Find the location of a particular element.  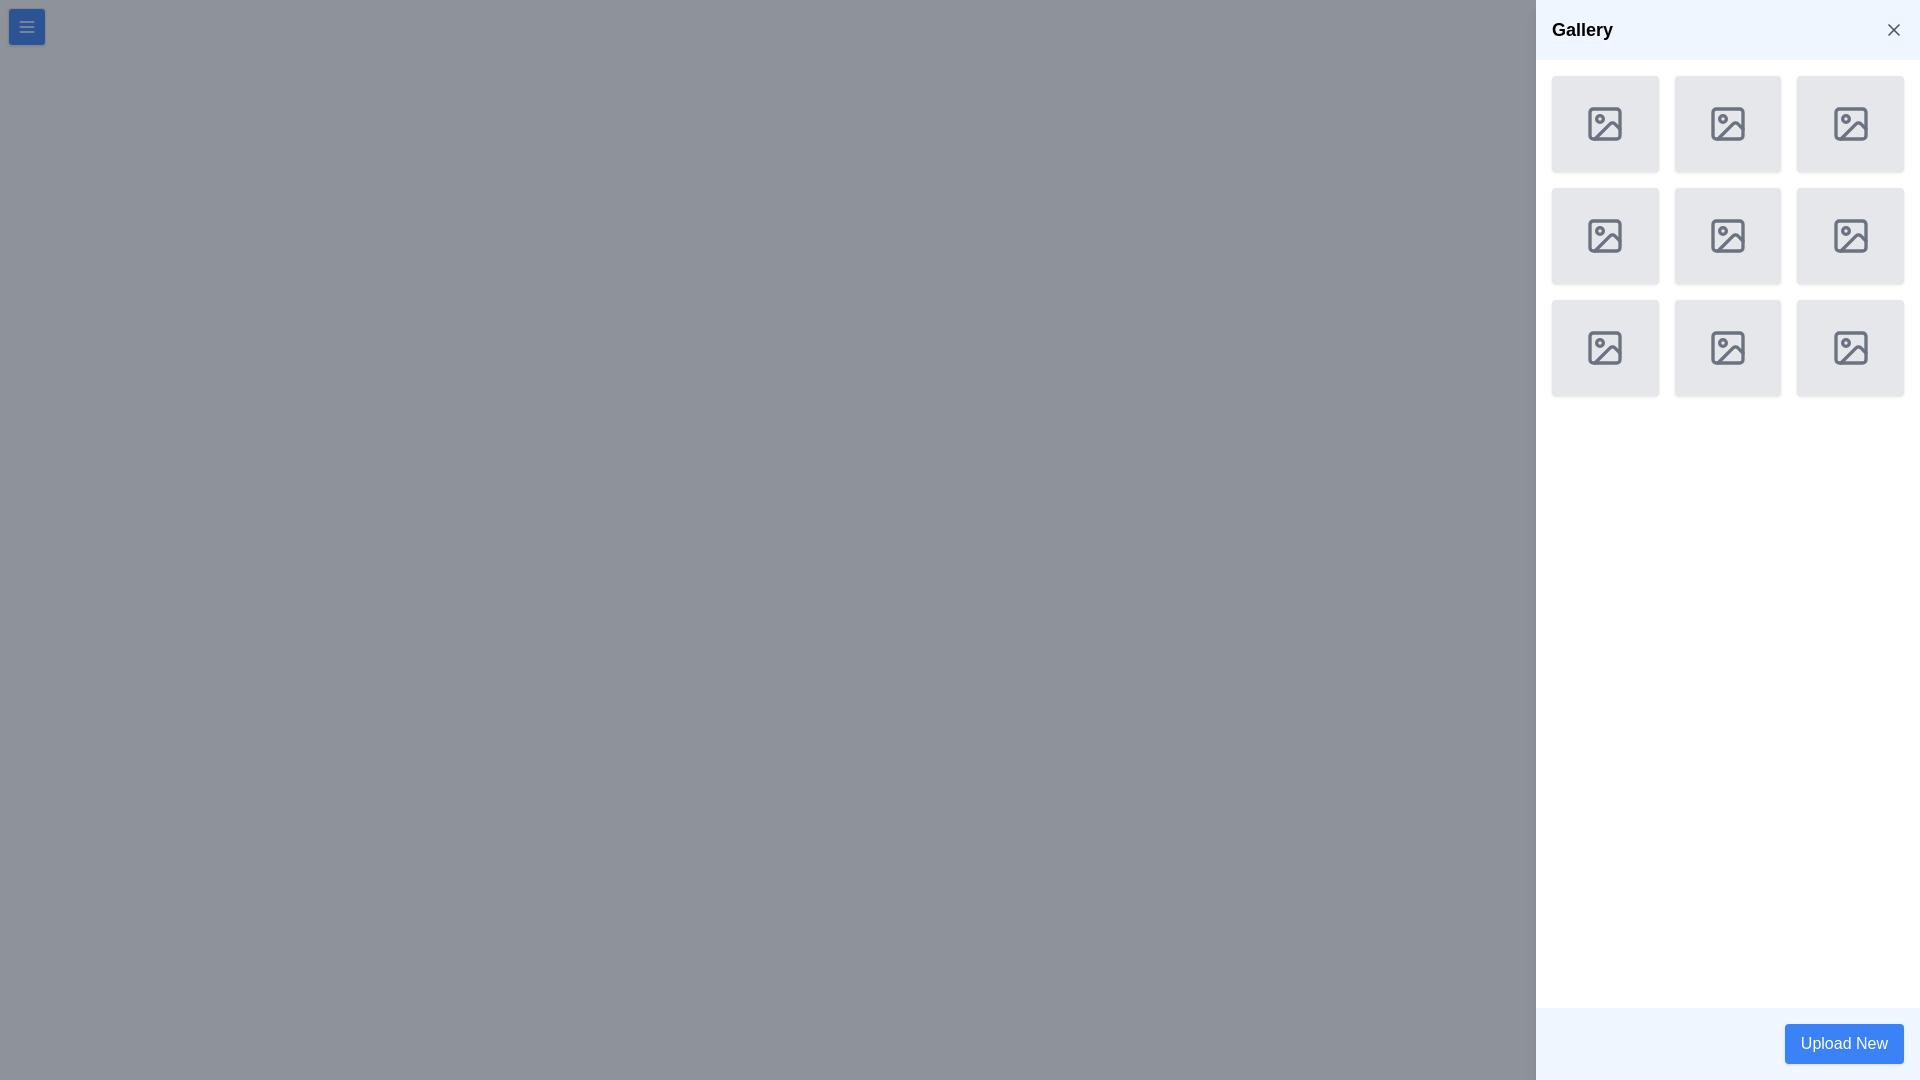

the 'Gallery' text label in the upper-right portion of the header bar, which has a bold font and light blue background is located at coordinates (1581, 30).